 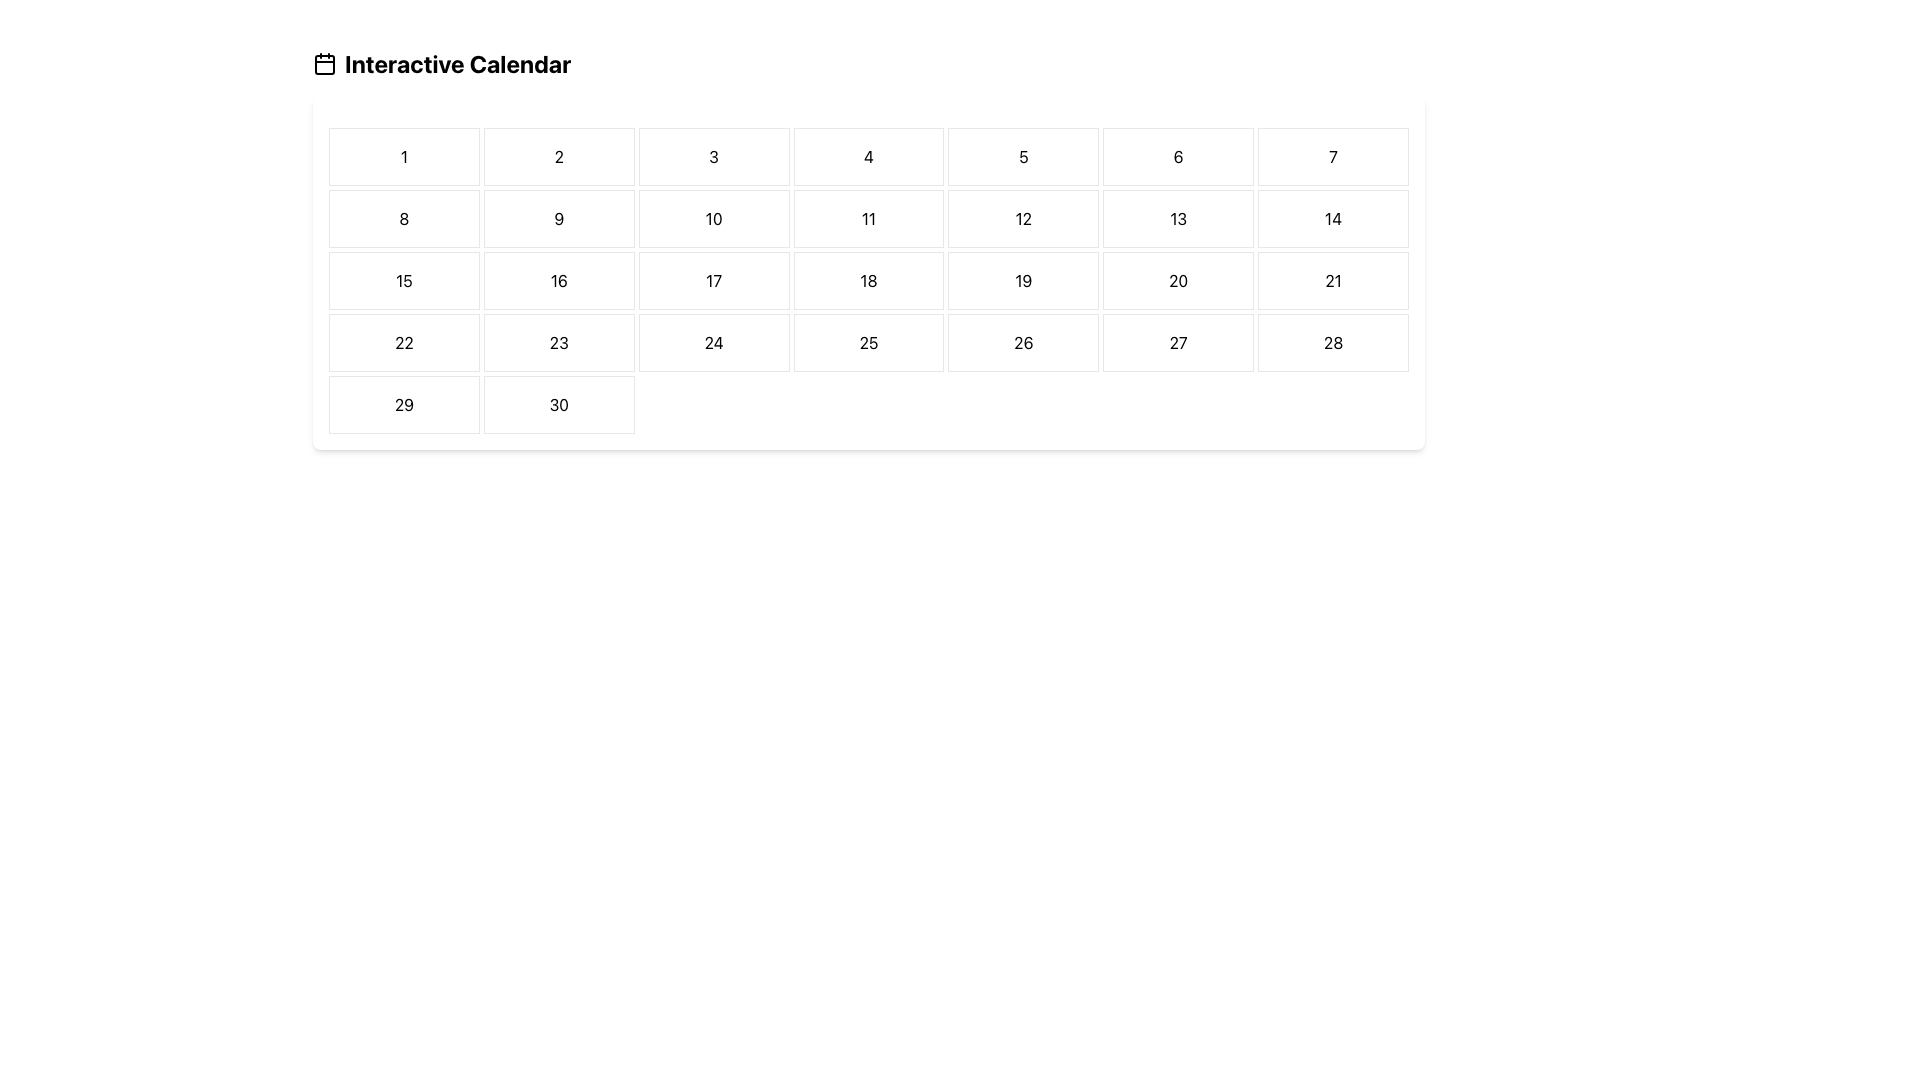 I want to click on the button-like tile representing the 27th day in the calendar grid, so click(x=1178, y=342).